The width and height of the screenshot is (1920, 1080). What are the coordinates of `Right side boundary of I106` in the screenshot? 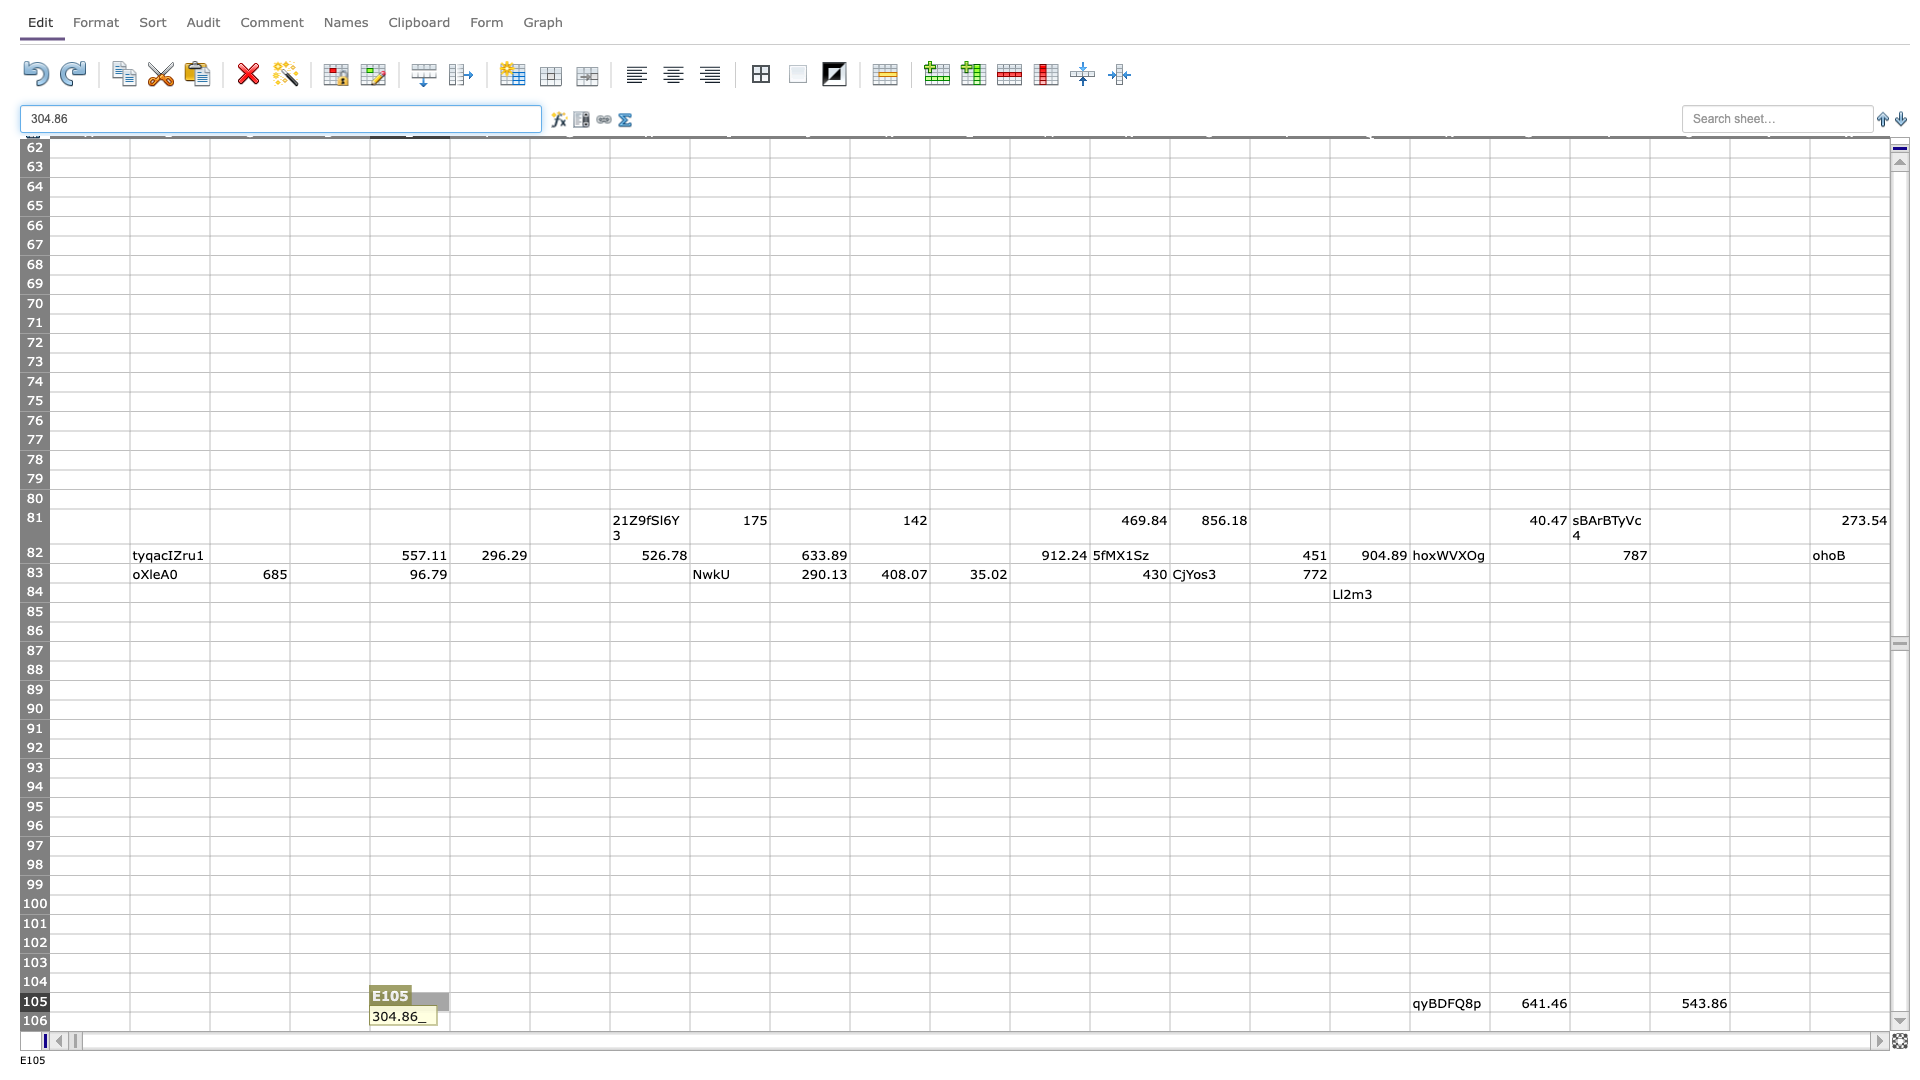 It's located at (768, 1021).